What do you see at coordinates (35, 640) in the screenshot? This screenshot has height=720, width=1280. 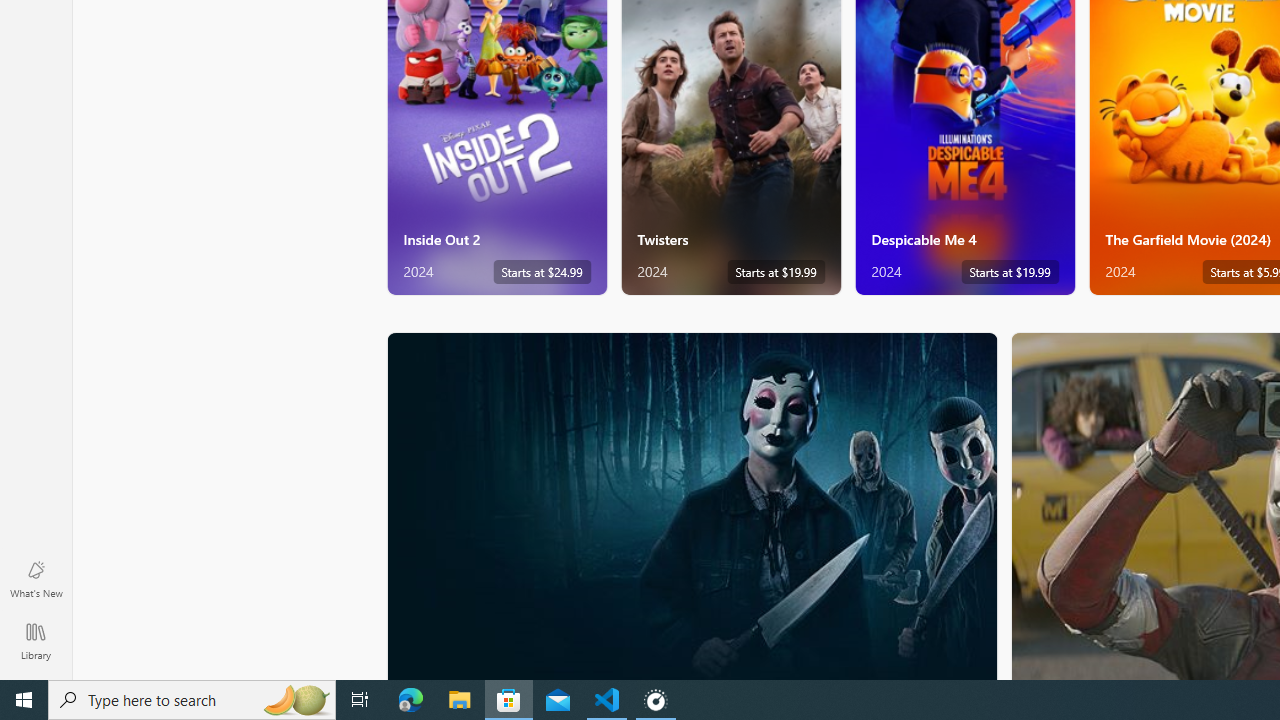 I see `'Library'` at bounding box center [35, 640].